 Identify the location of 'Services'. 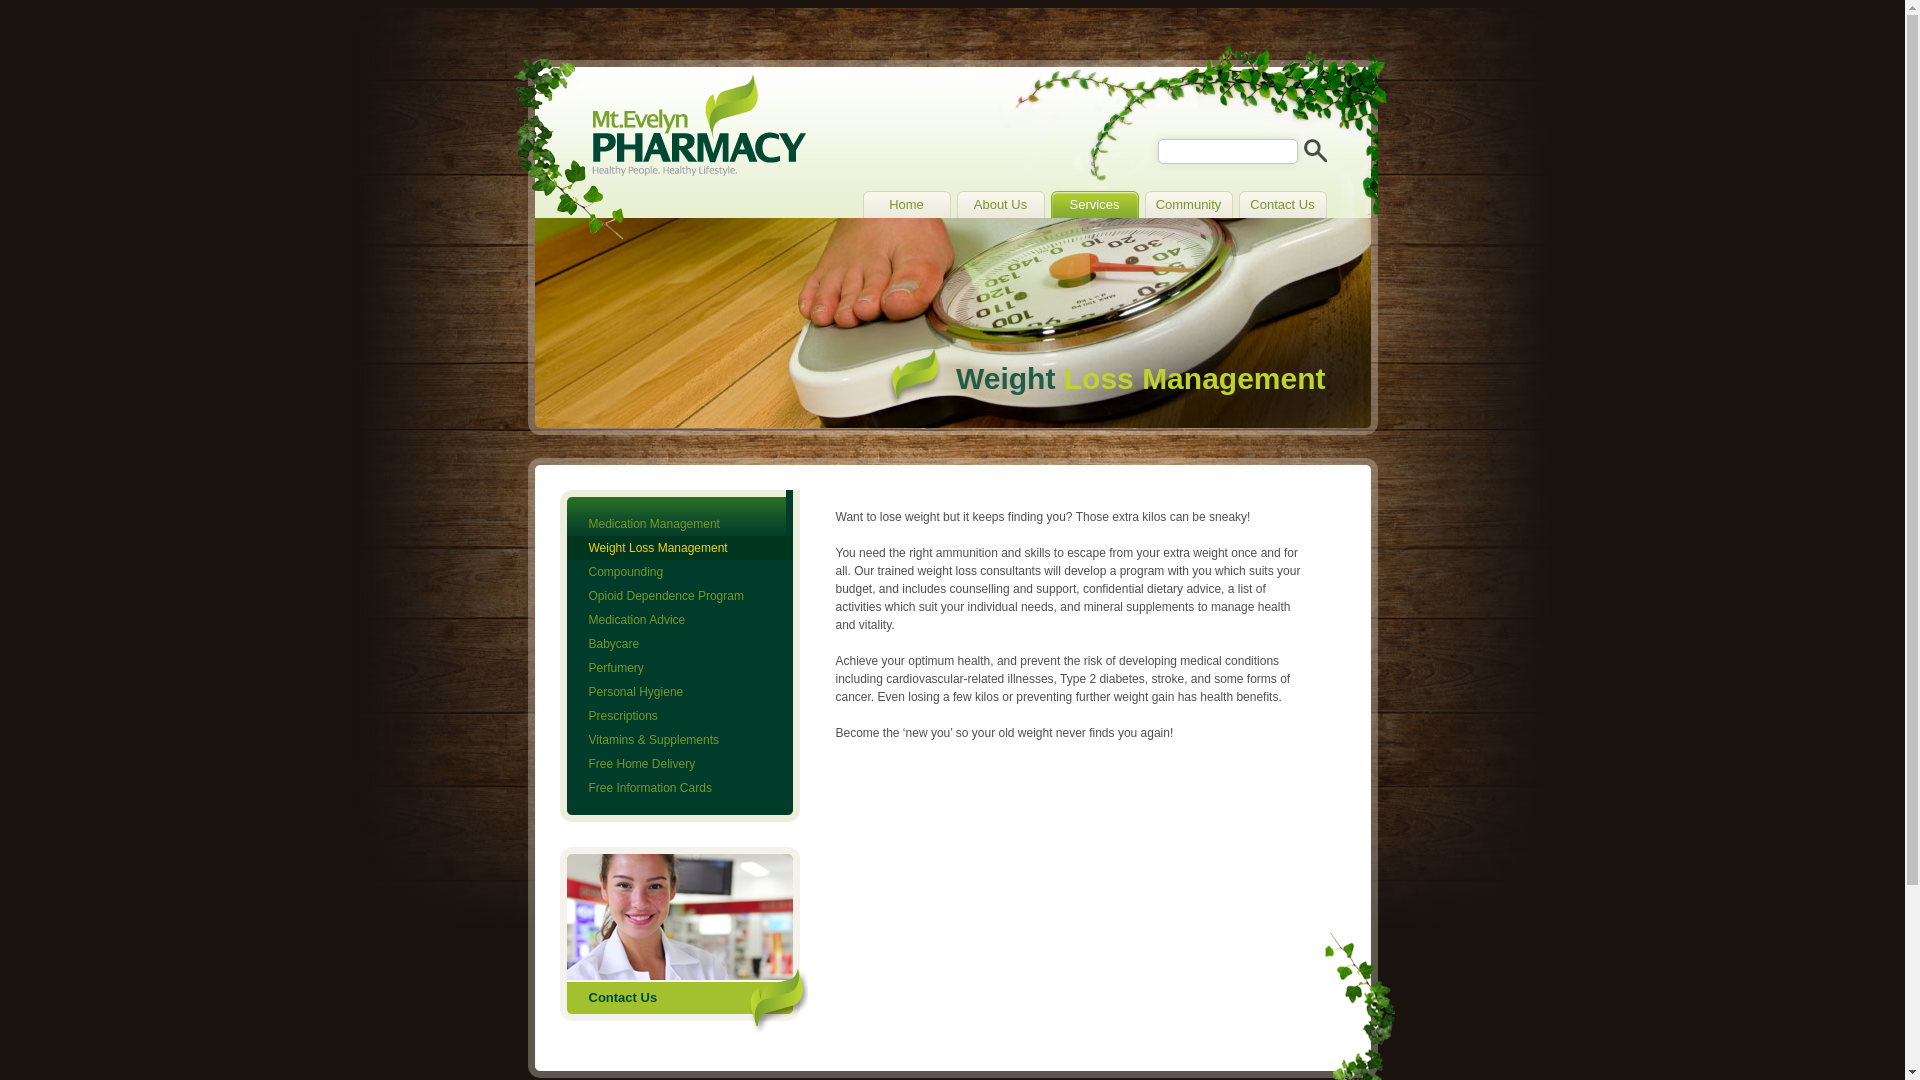
(1093, 204).